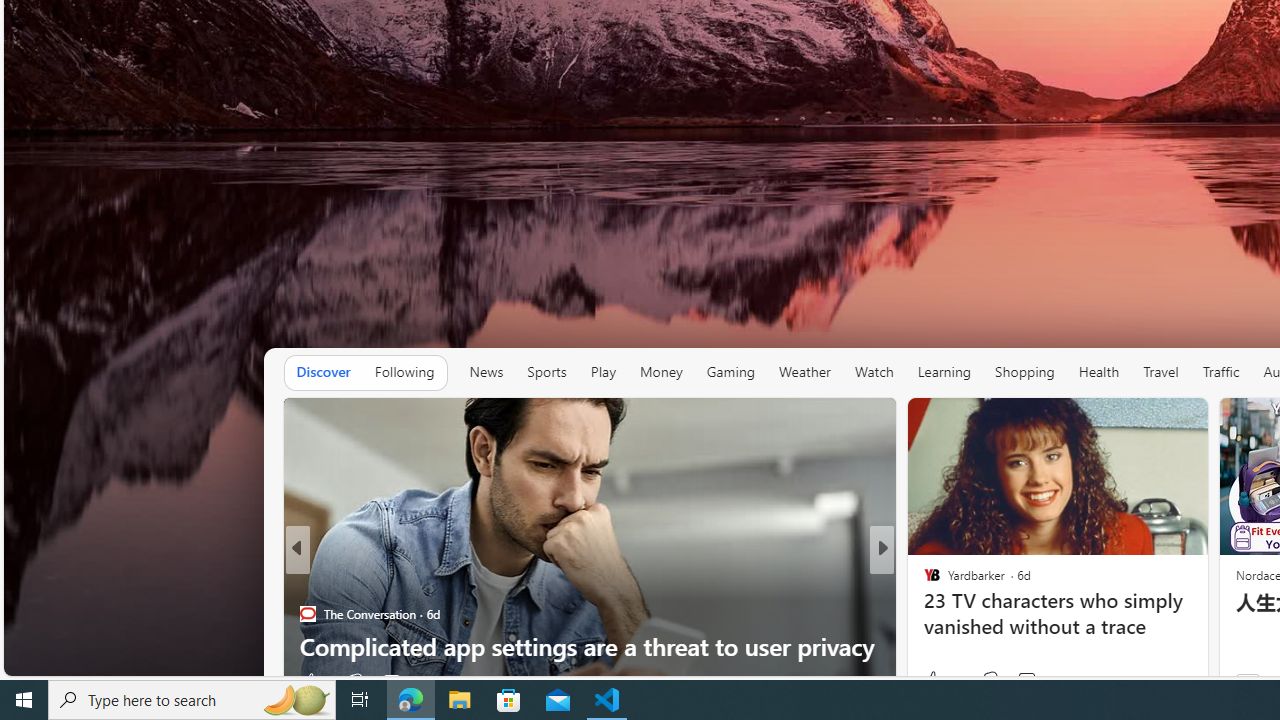 Image resolution: width=1280 pixels, height=720 pixels. Describe the element at coordinates (729, 371) in the screenshot. I see `'Gaming'` at that location.